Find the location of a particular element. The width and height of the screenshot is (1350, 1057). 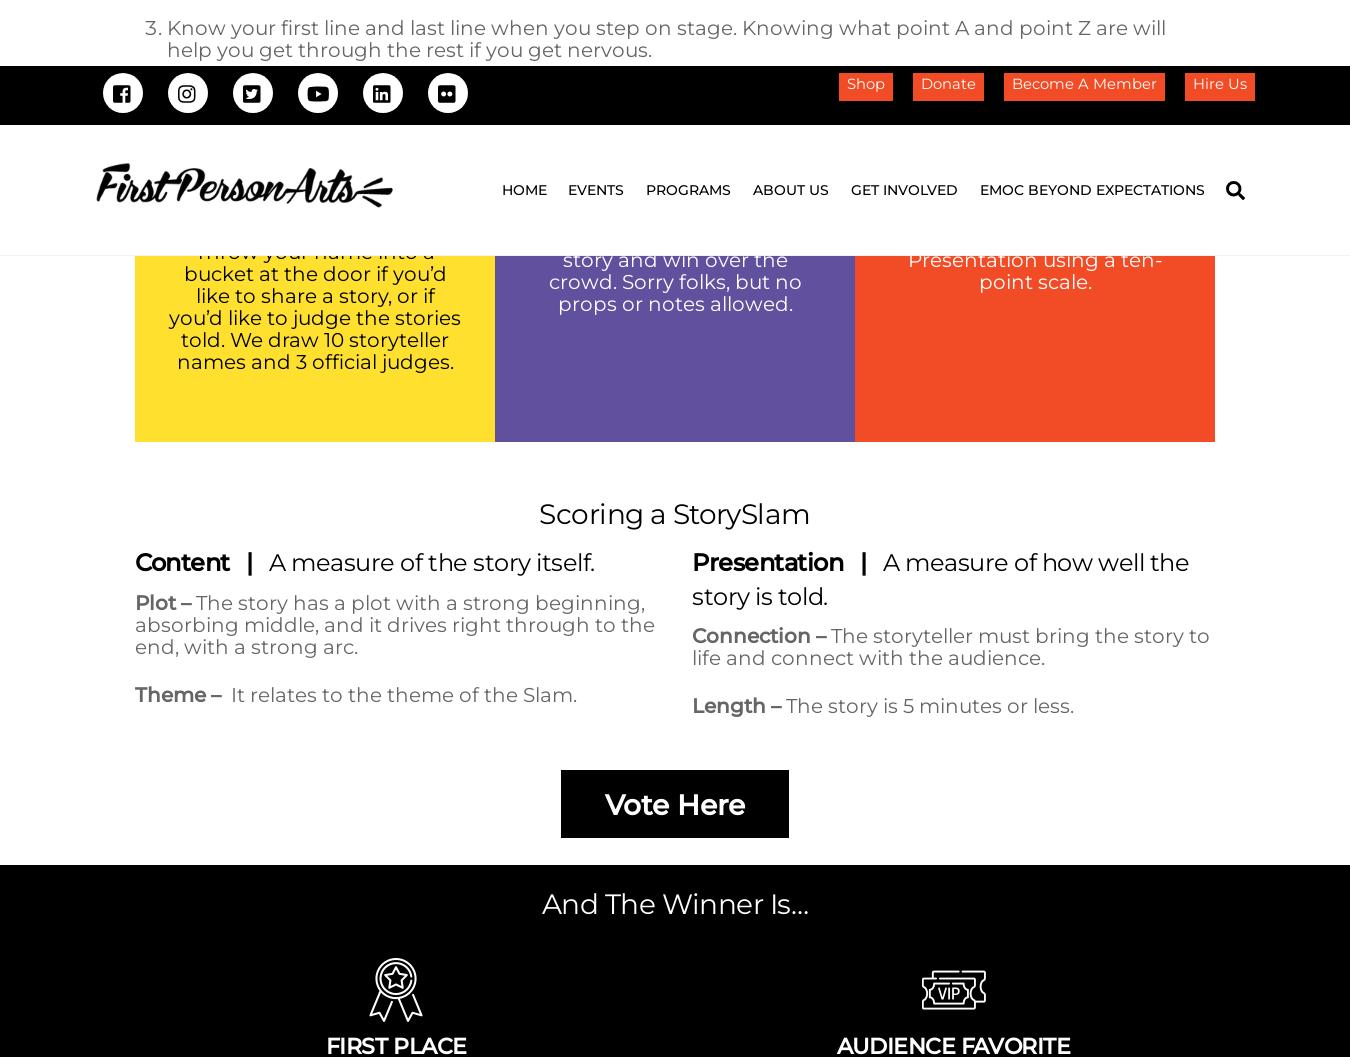

'First Person Arts is a registered 501(c)(3) non-profit organization and as such is eligible to receive tax-deductible donations and corporate matching gifts. Our registered' is located at coordinates (674, 659).